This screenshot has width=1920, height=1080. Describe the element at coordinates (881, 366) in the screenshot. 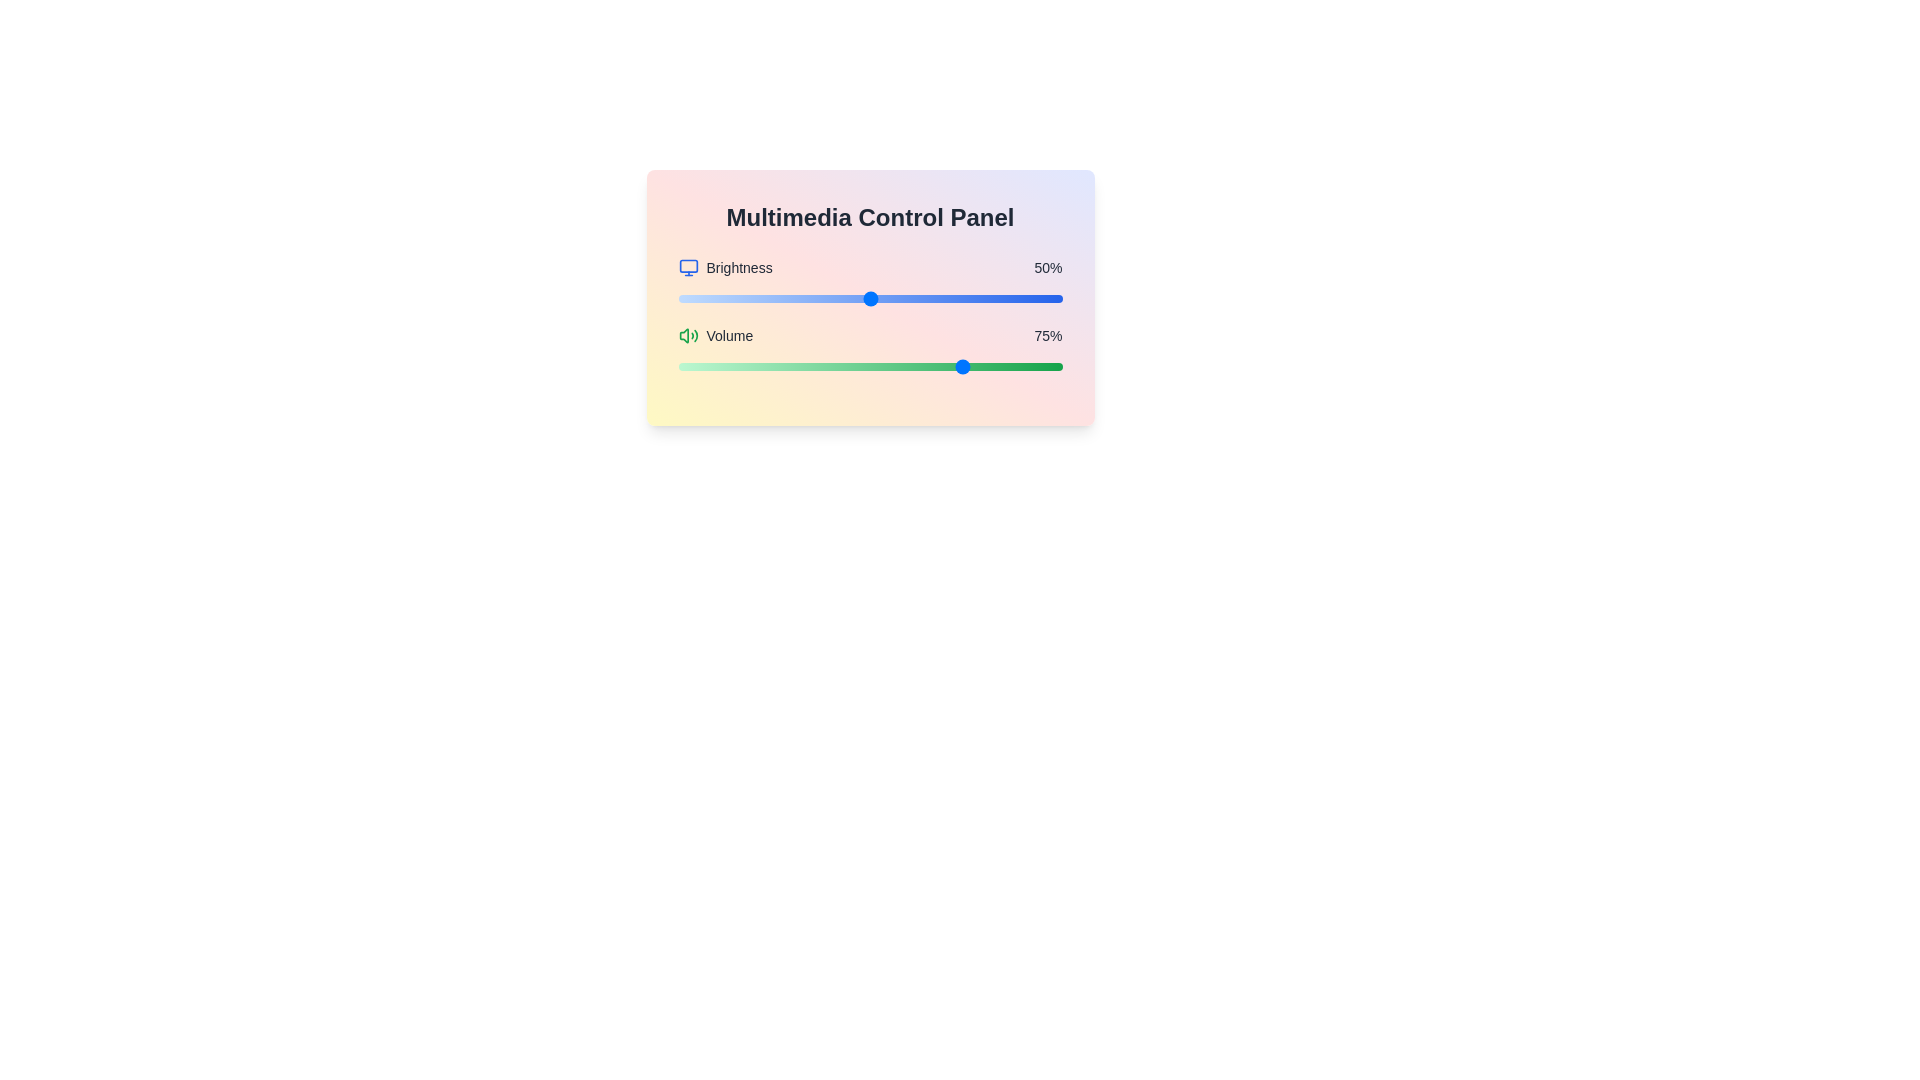

I see `the volume slider to 53% by dragging the slider to the desired position` at that location.